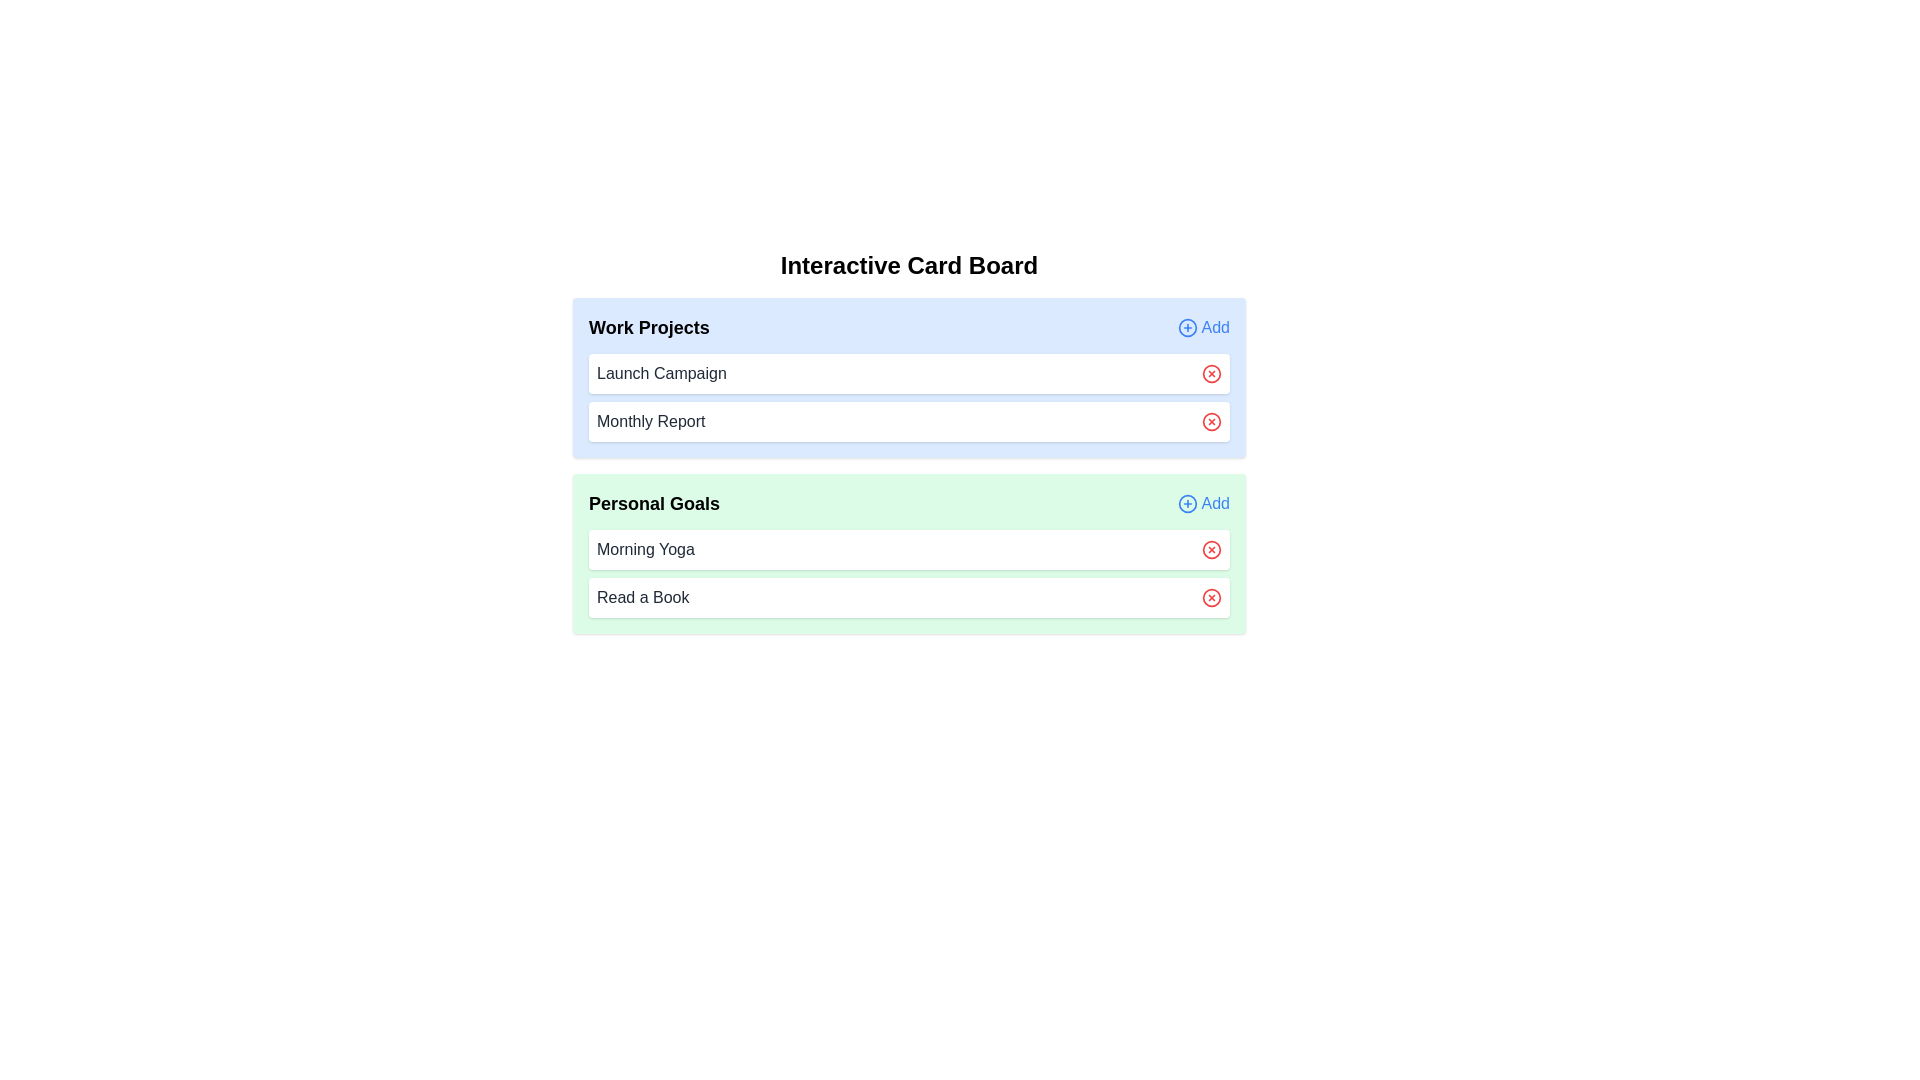 This screenshot has width=1920, height=1080. Describe the element at coordinates (1210, 374) in the screenshot. I see `the red 'X' button next to the task 'Launch Campaign' in the category 'Work Projects'` at that location.